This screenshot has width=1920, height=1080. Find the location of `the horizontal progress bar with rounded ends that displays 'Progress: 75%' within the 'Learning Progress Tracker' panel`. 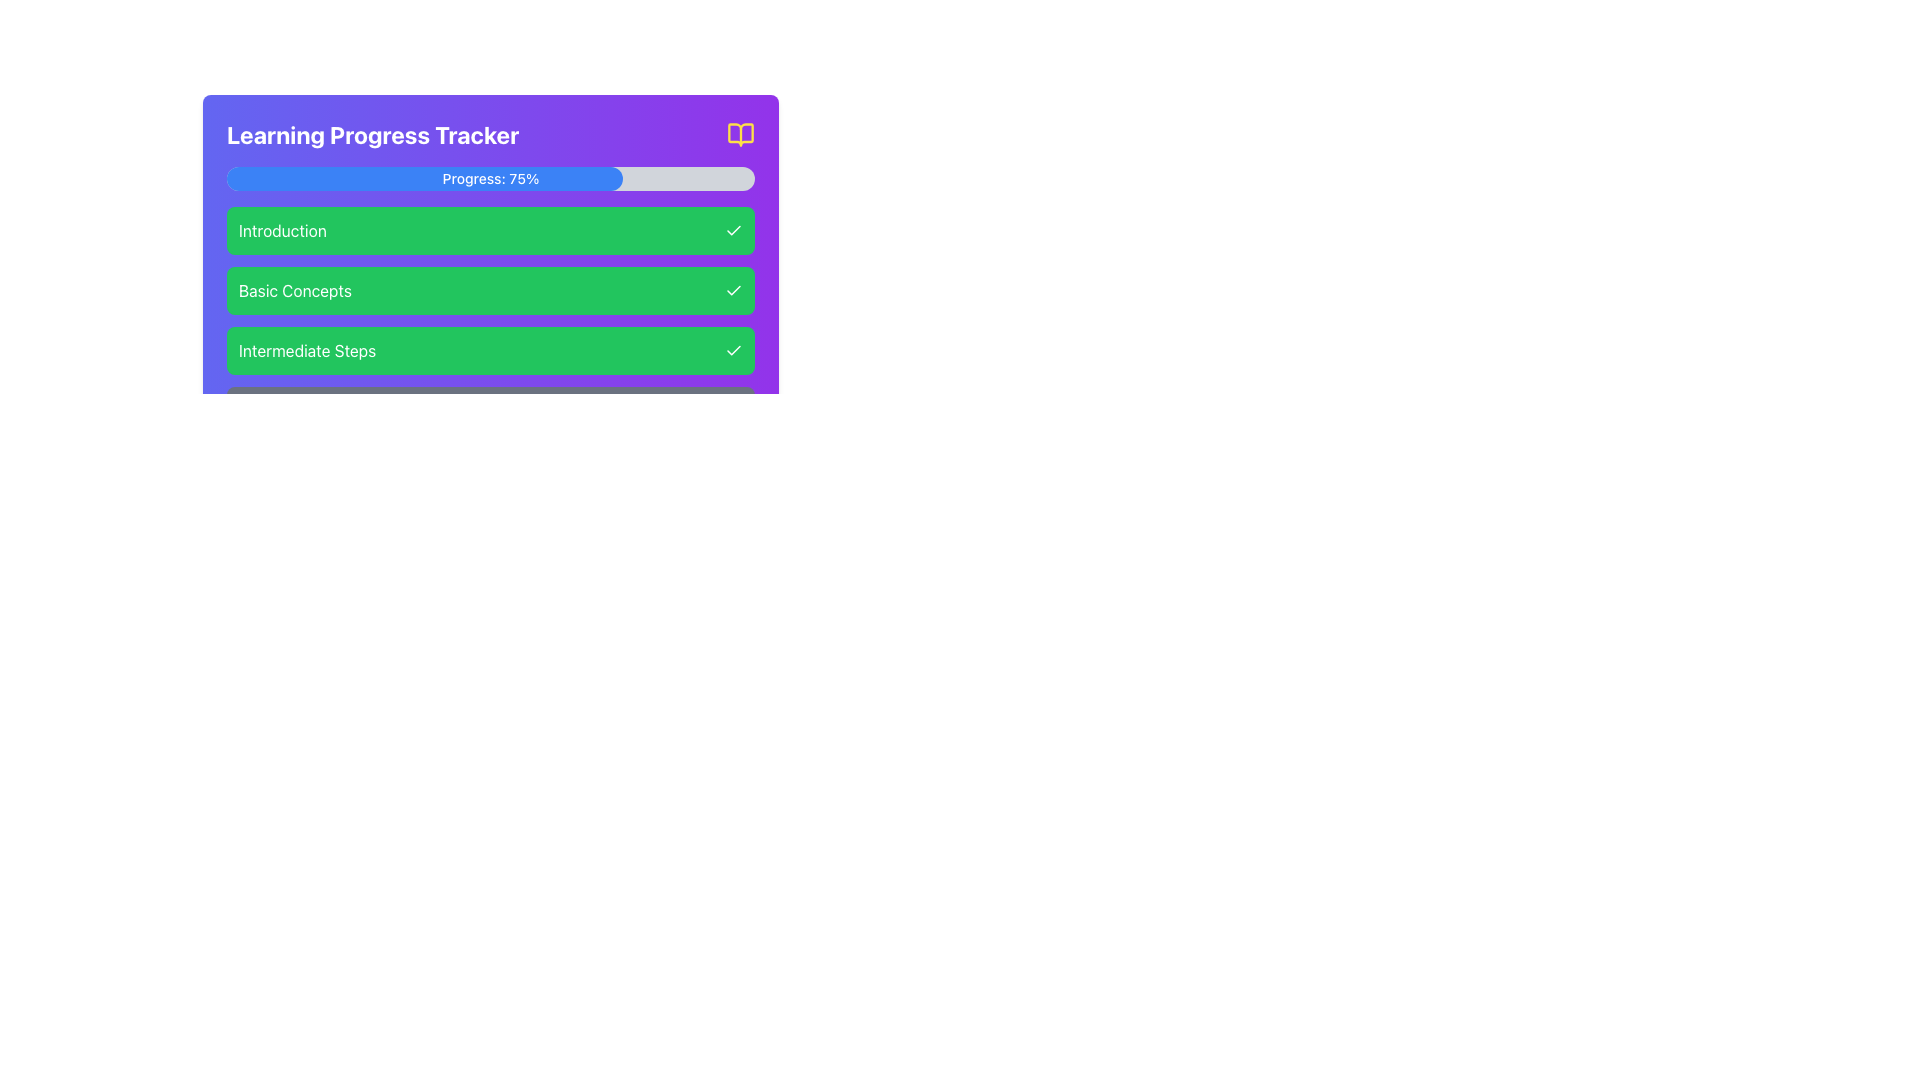

the horizontal progress bar with rounded ends that displays 'Progress: 75%' within the 'Learning Progress Tracker' panel is located at coordinates (490, 177).